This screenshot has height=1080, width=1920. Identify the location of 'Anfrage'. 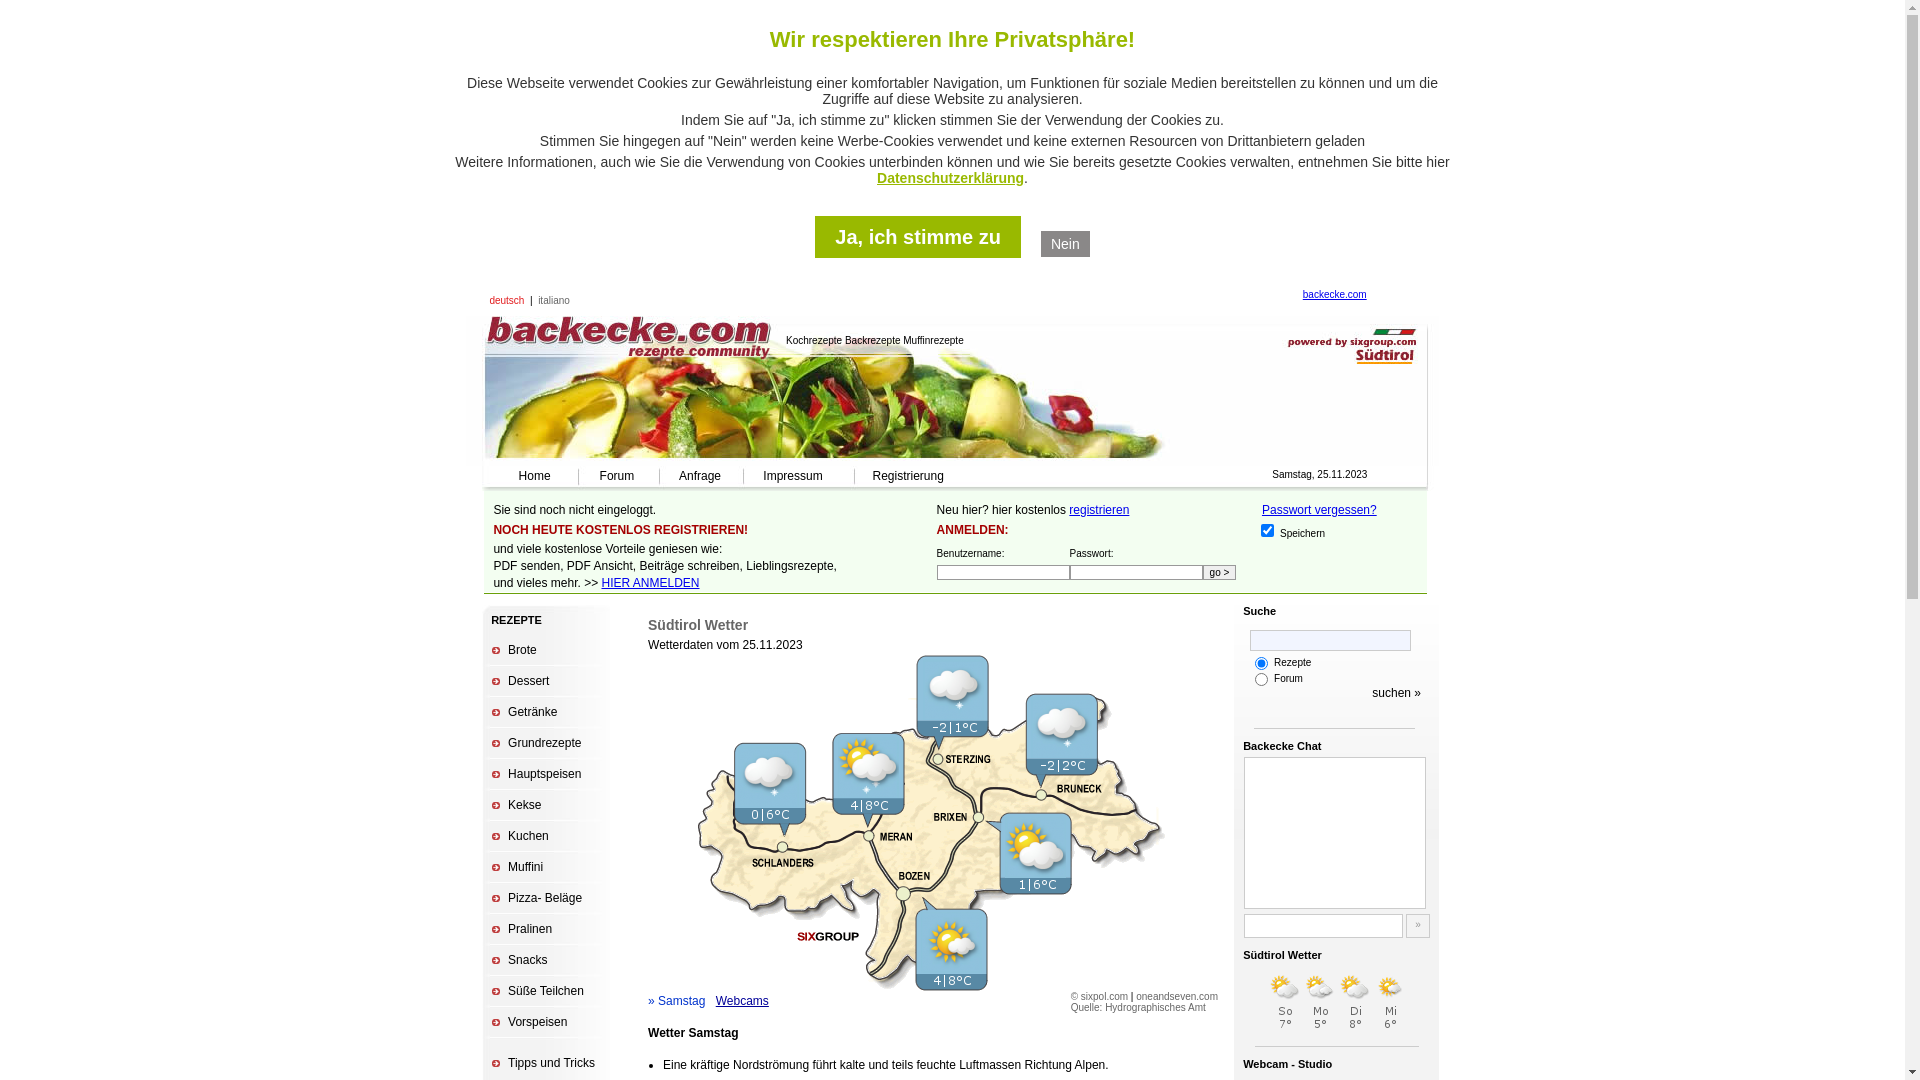
(700, 475).